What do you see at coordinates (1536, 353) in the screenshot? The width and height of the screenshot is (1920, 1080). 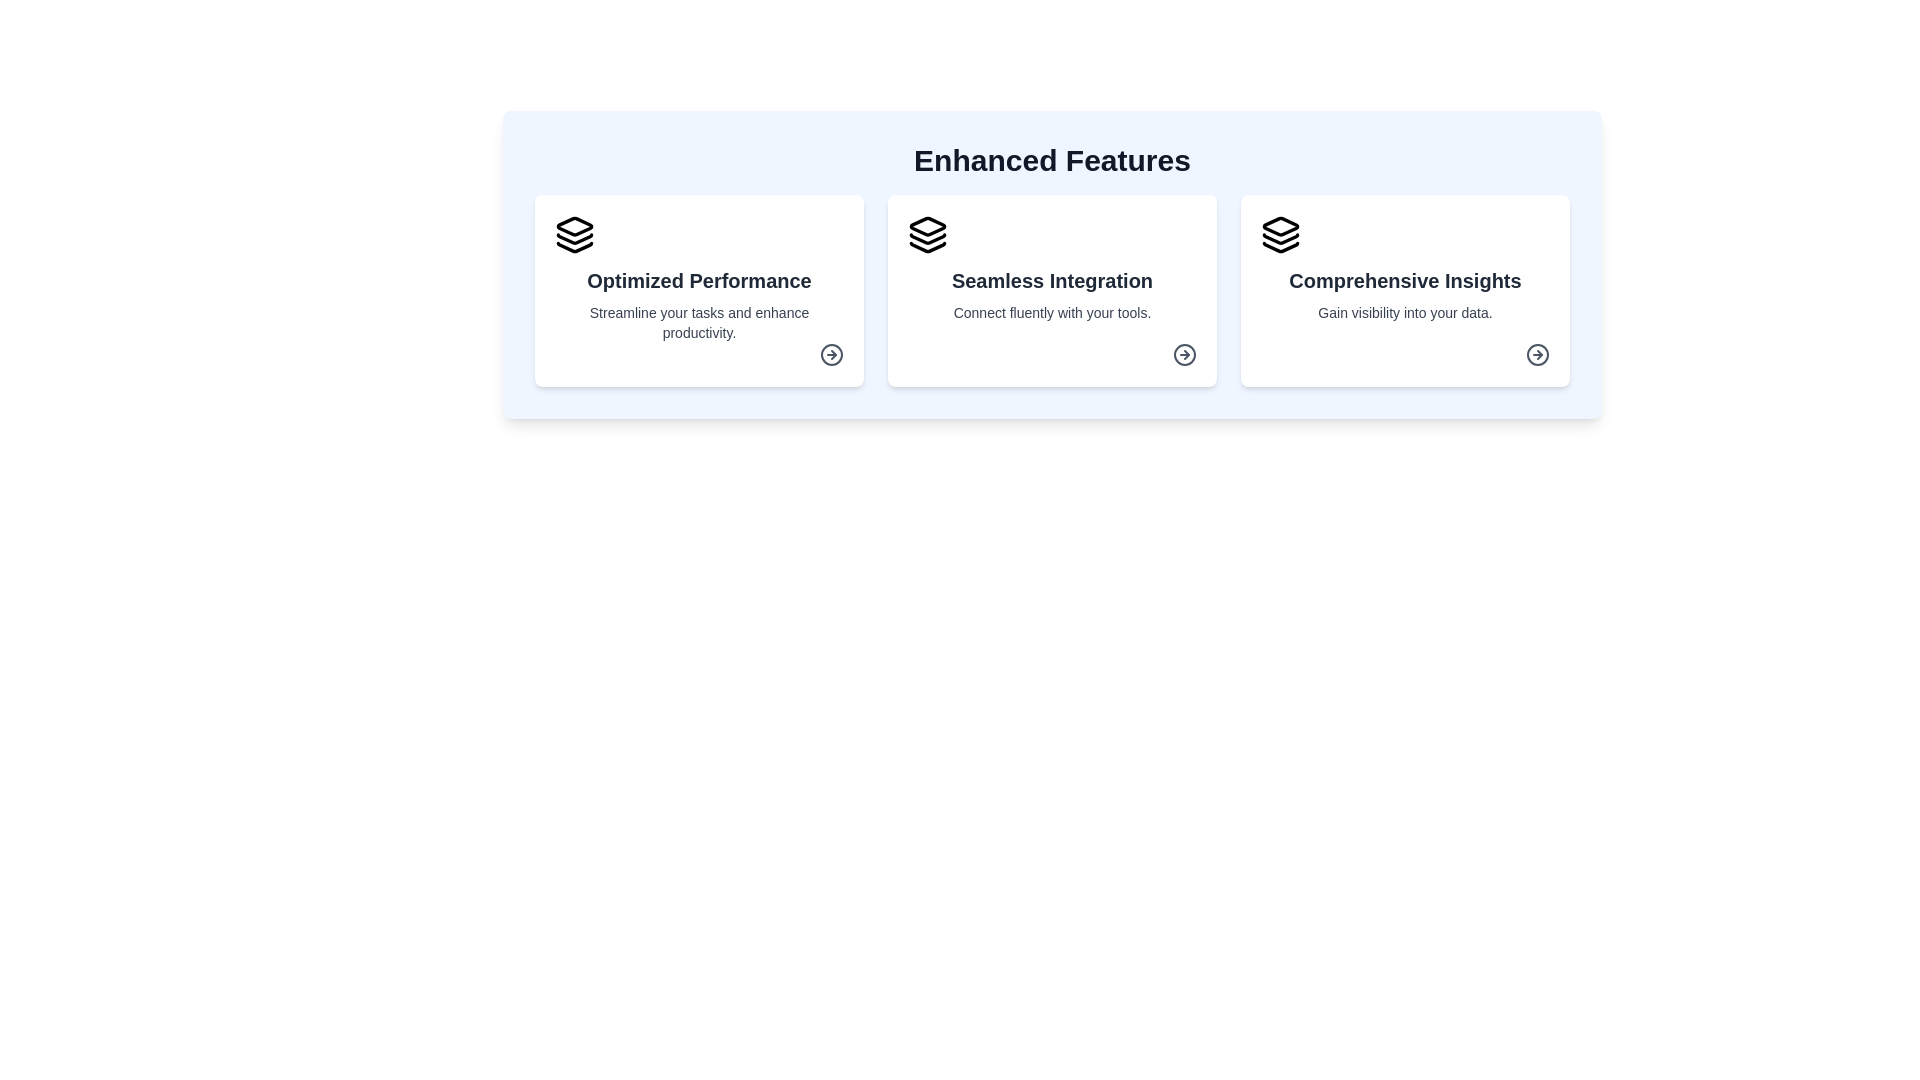 I see `the actionable icon located in the lower-right corner of the 'Comprehensive Insights' card` at bounding box center [1536, 353].